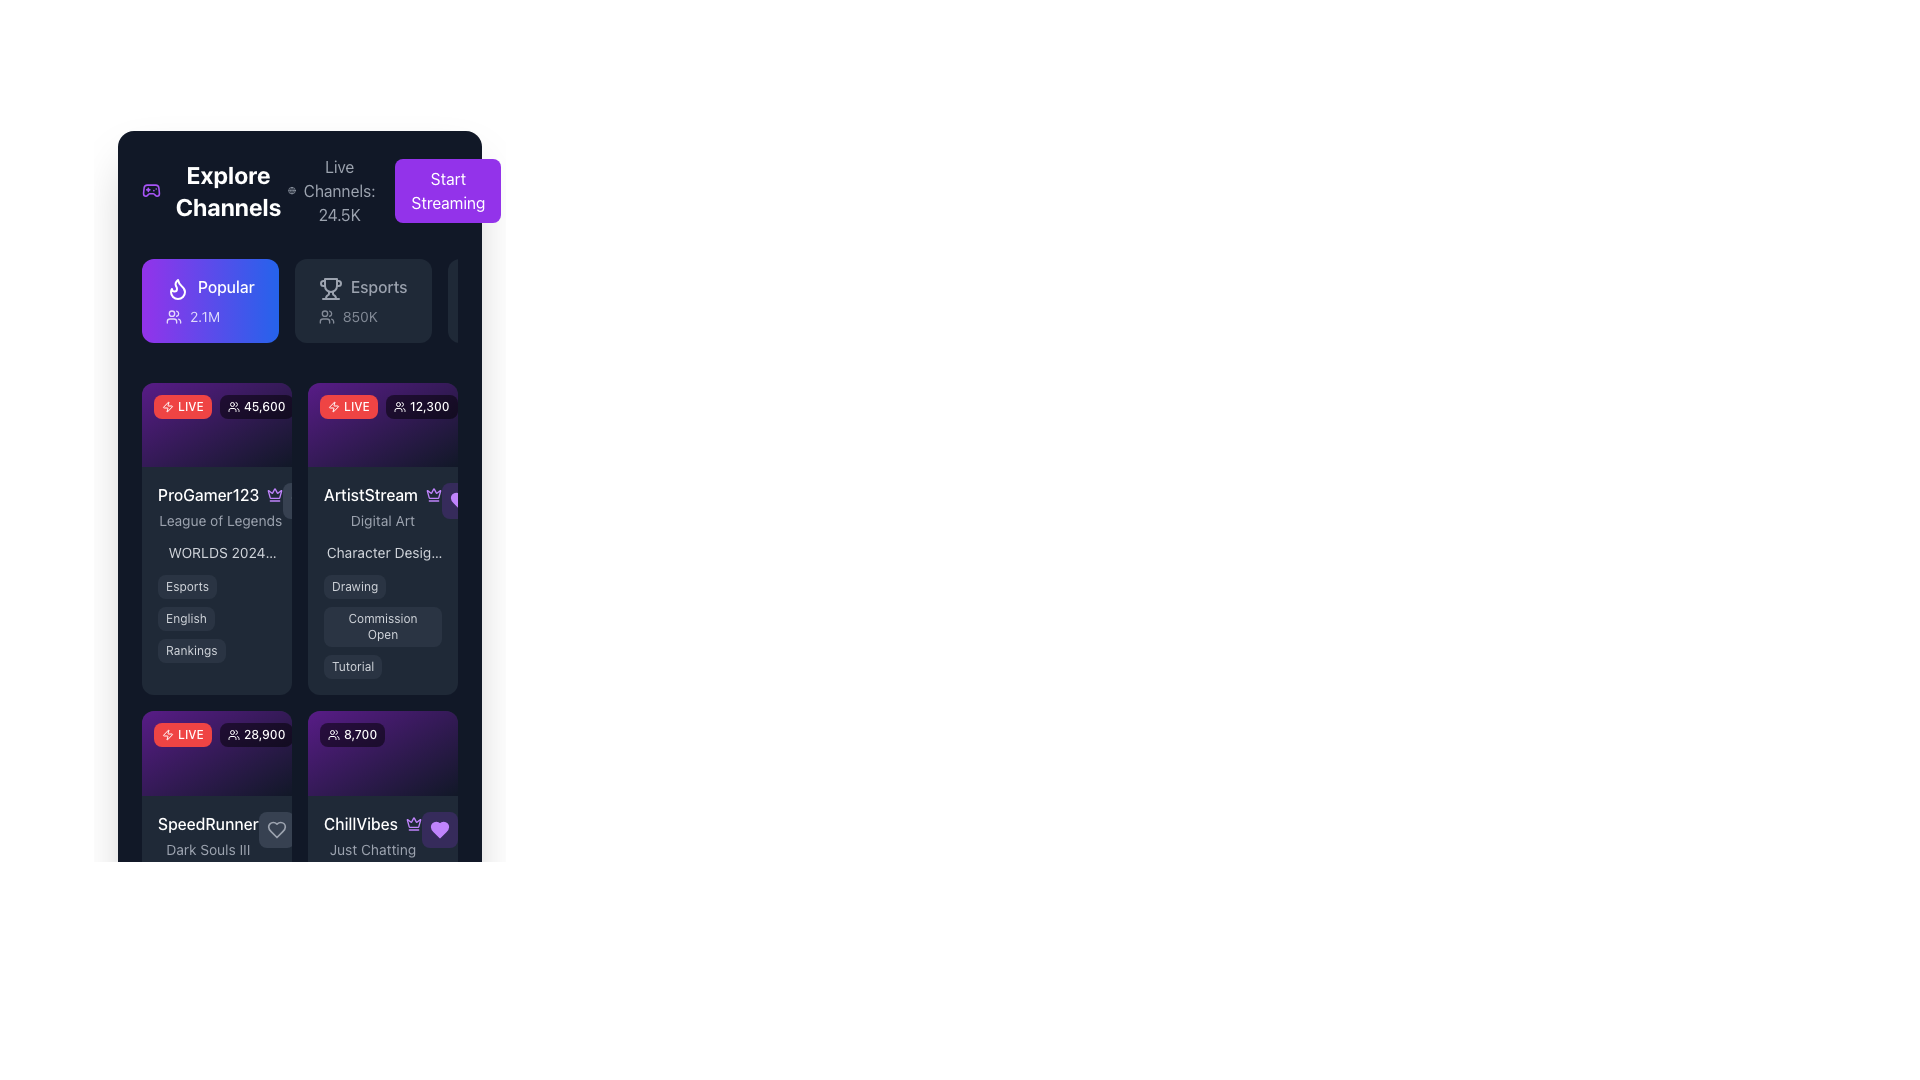 This screenshot has height=1080, width=1920. Describe the element at coordinates (220, 495) in the screenshot. I see `the displayed username of the streamer located below the 'LIVE' button and above the game title 'League of Legends' in the streaming channels panel` at that location.